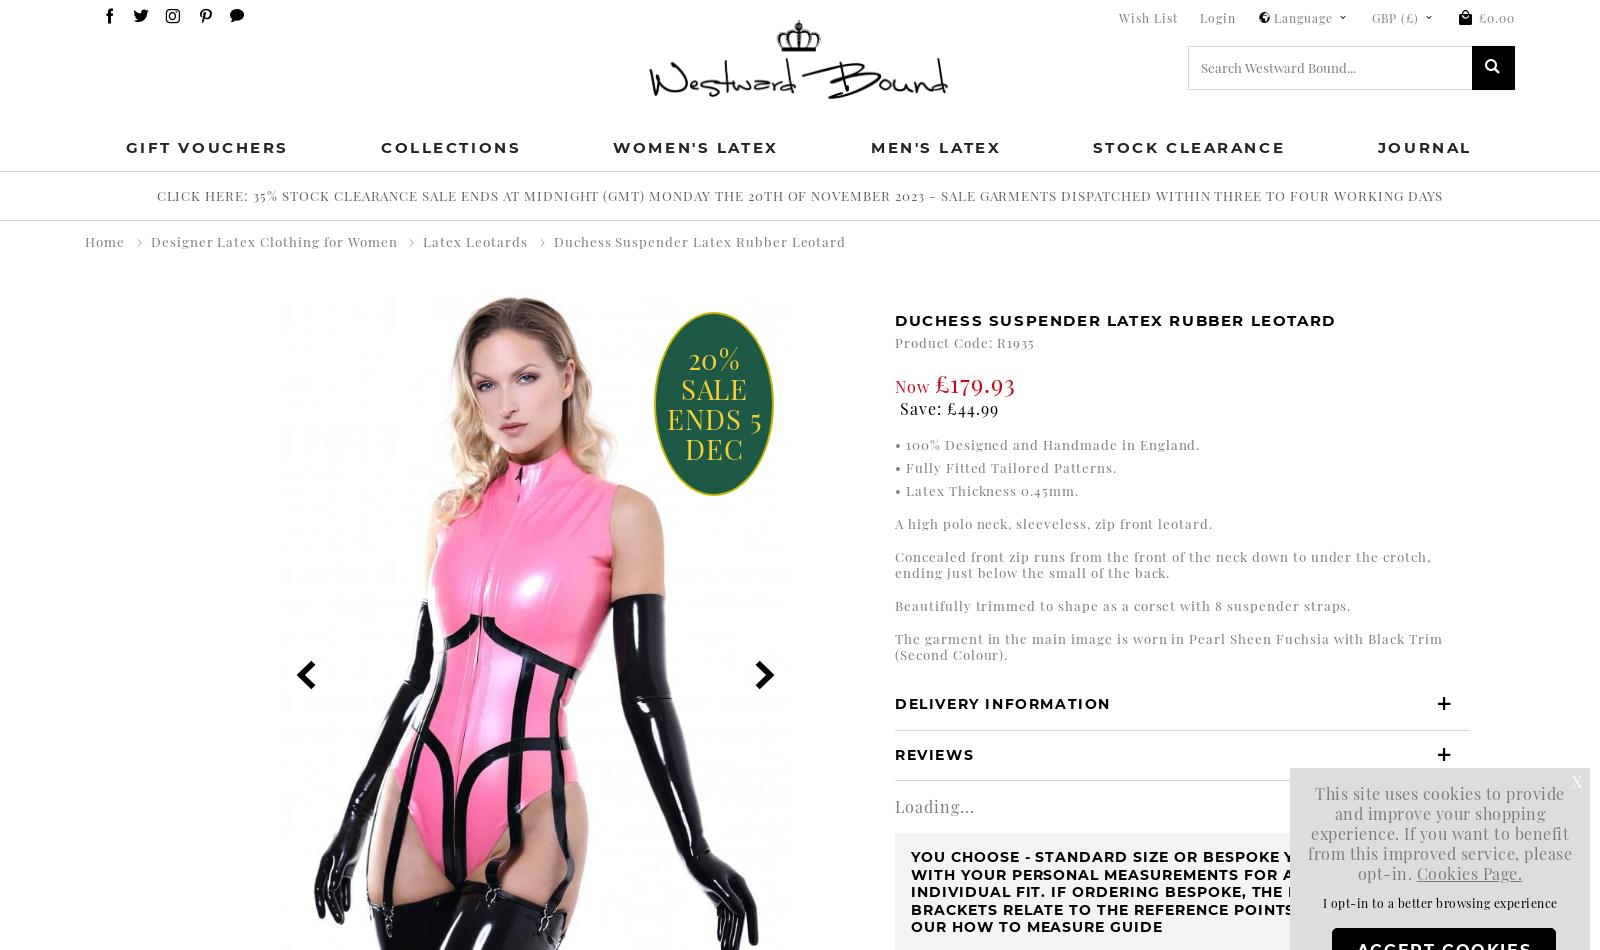 The width and height of the screenshot is (1600, 950). I want to click on 'Latex Spats and Socks', so click(274, 630).